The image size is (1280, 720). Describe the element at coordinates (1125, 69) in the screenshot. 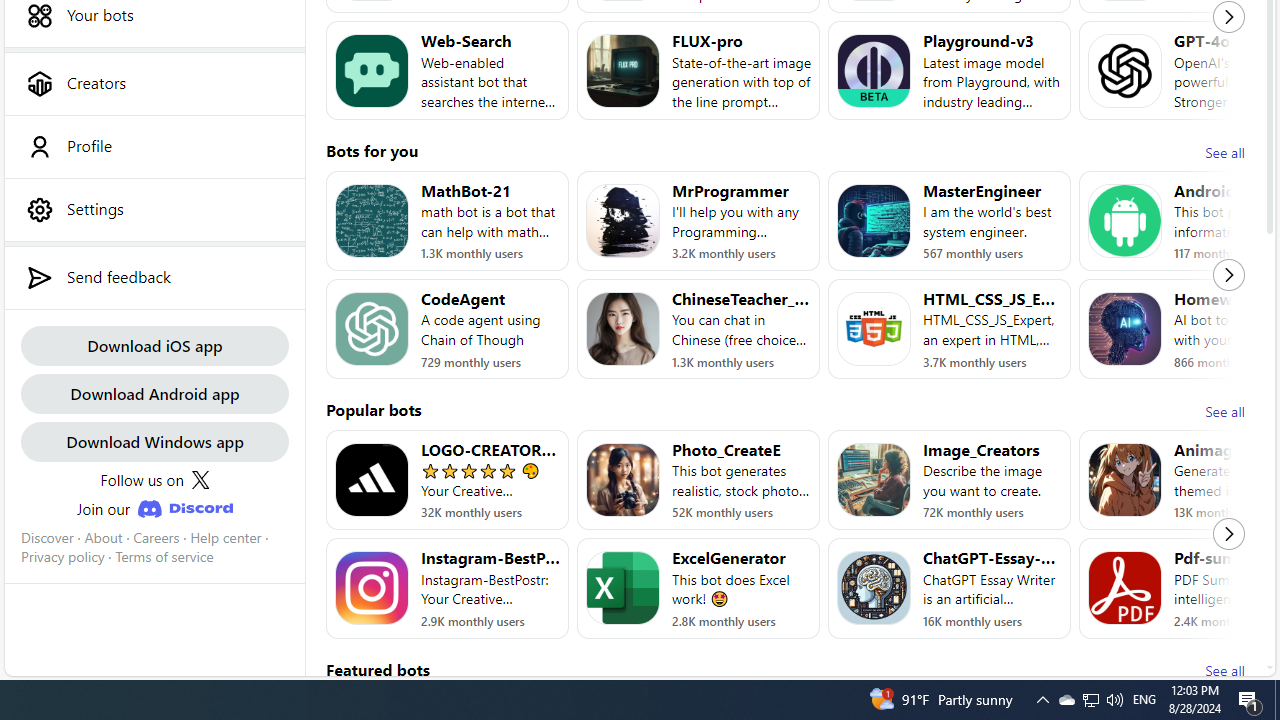

I see `'Bot image for GPT-4o'` at that location.